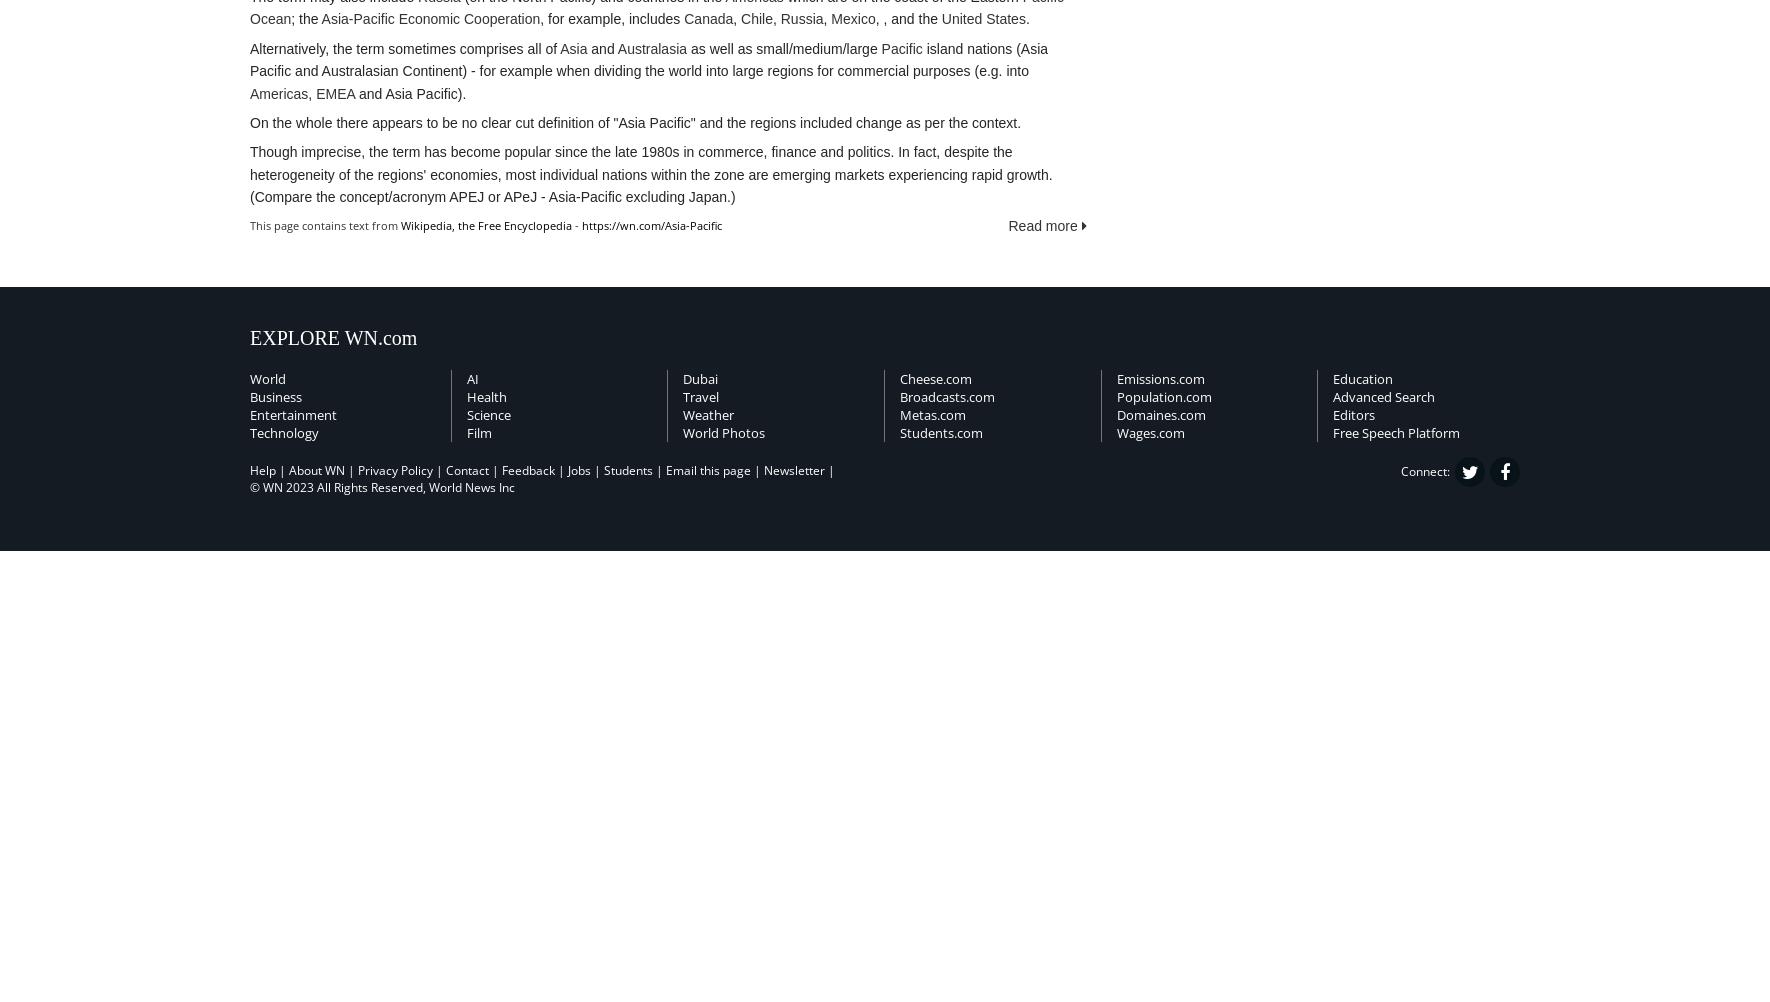  I want to click on 'Domaines.com', so click(1160, 415).